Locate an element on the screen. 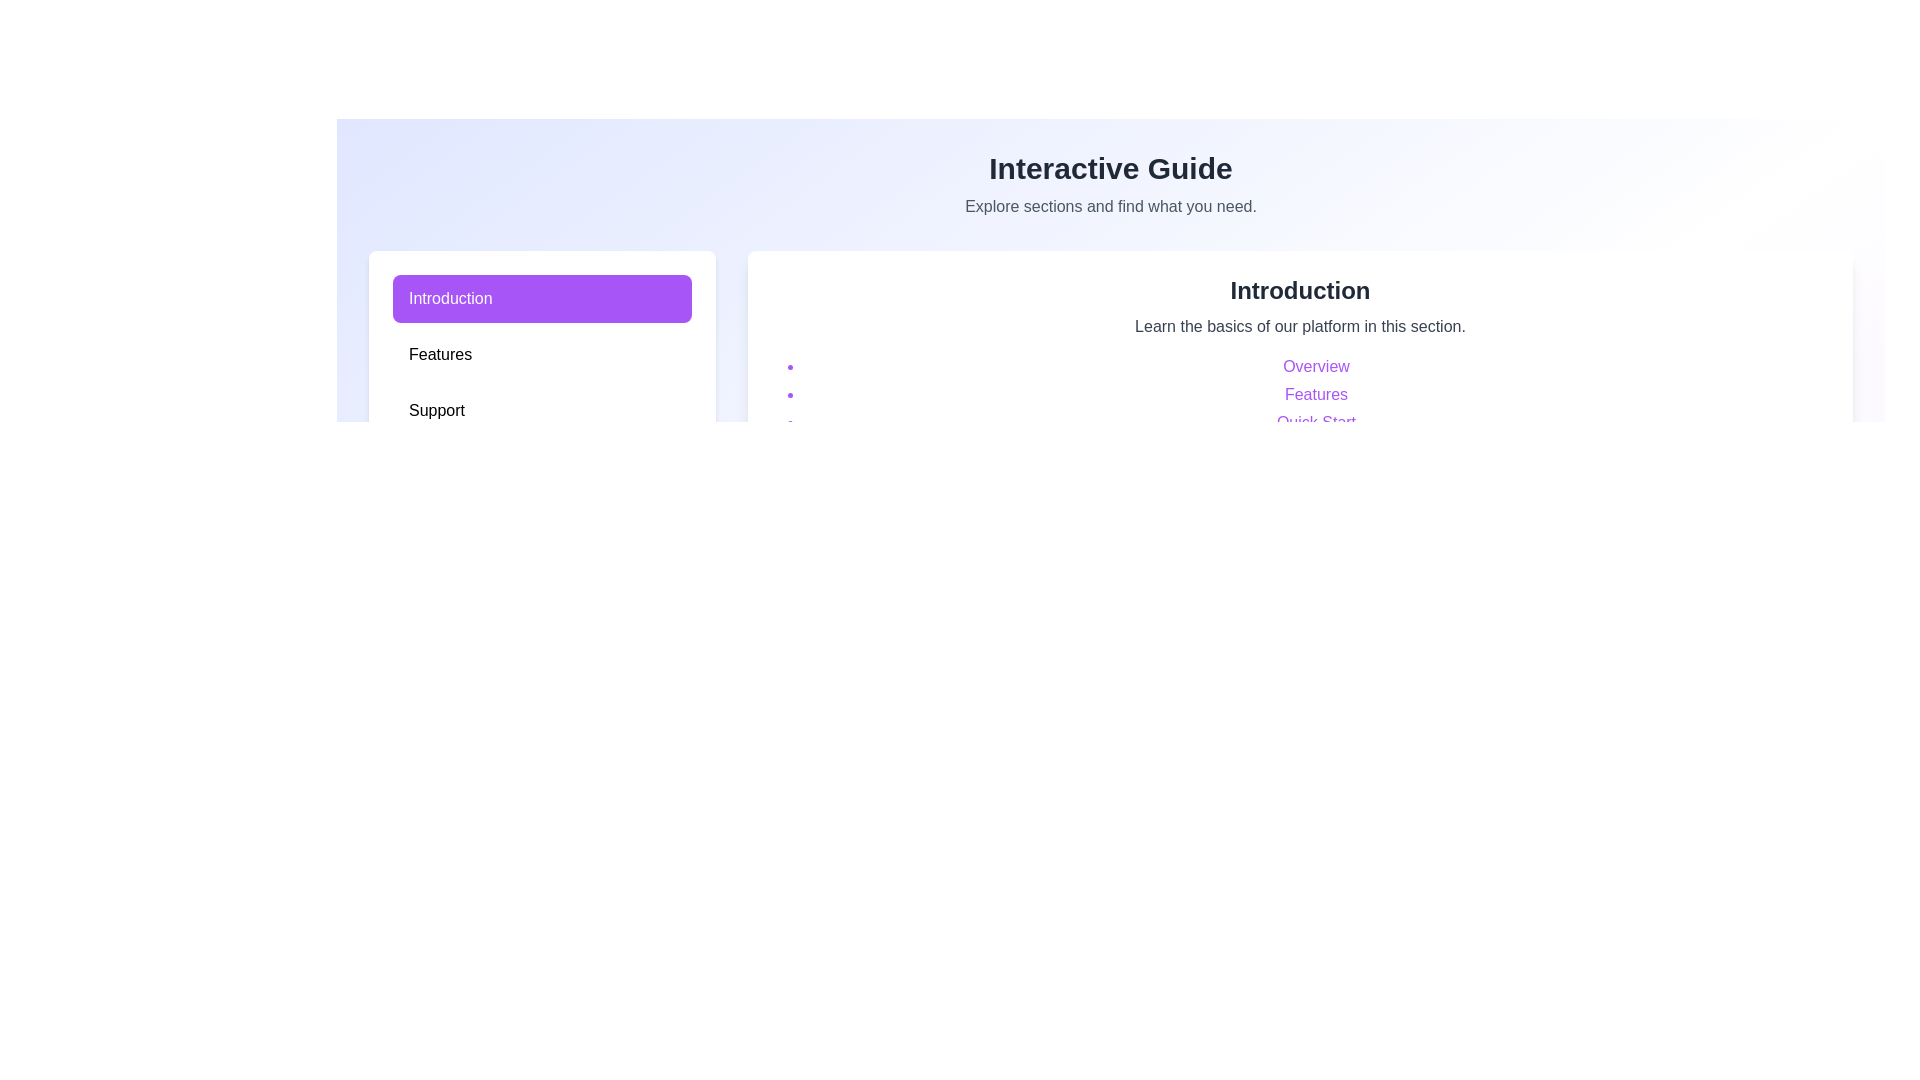  the text label displaying 'Quick Start' in purple font, which is the third item in the list under the 'Introduction' section is located at coordinates (1316, 422).